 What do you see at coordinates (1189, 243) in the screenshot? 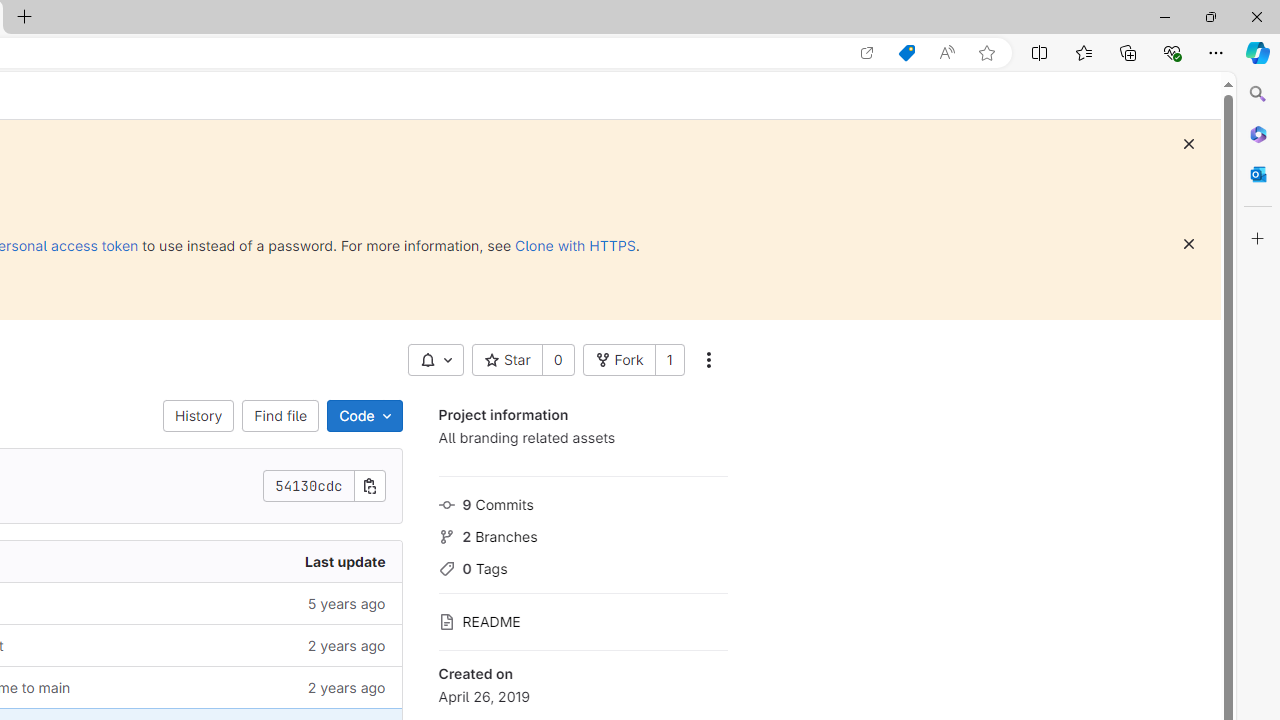
I see `'Dismiss'` at bounding box center [1189, 243].